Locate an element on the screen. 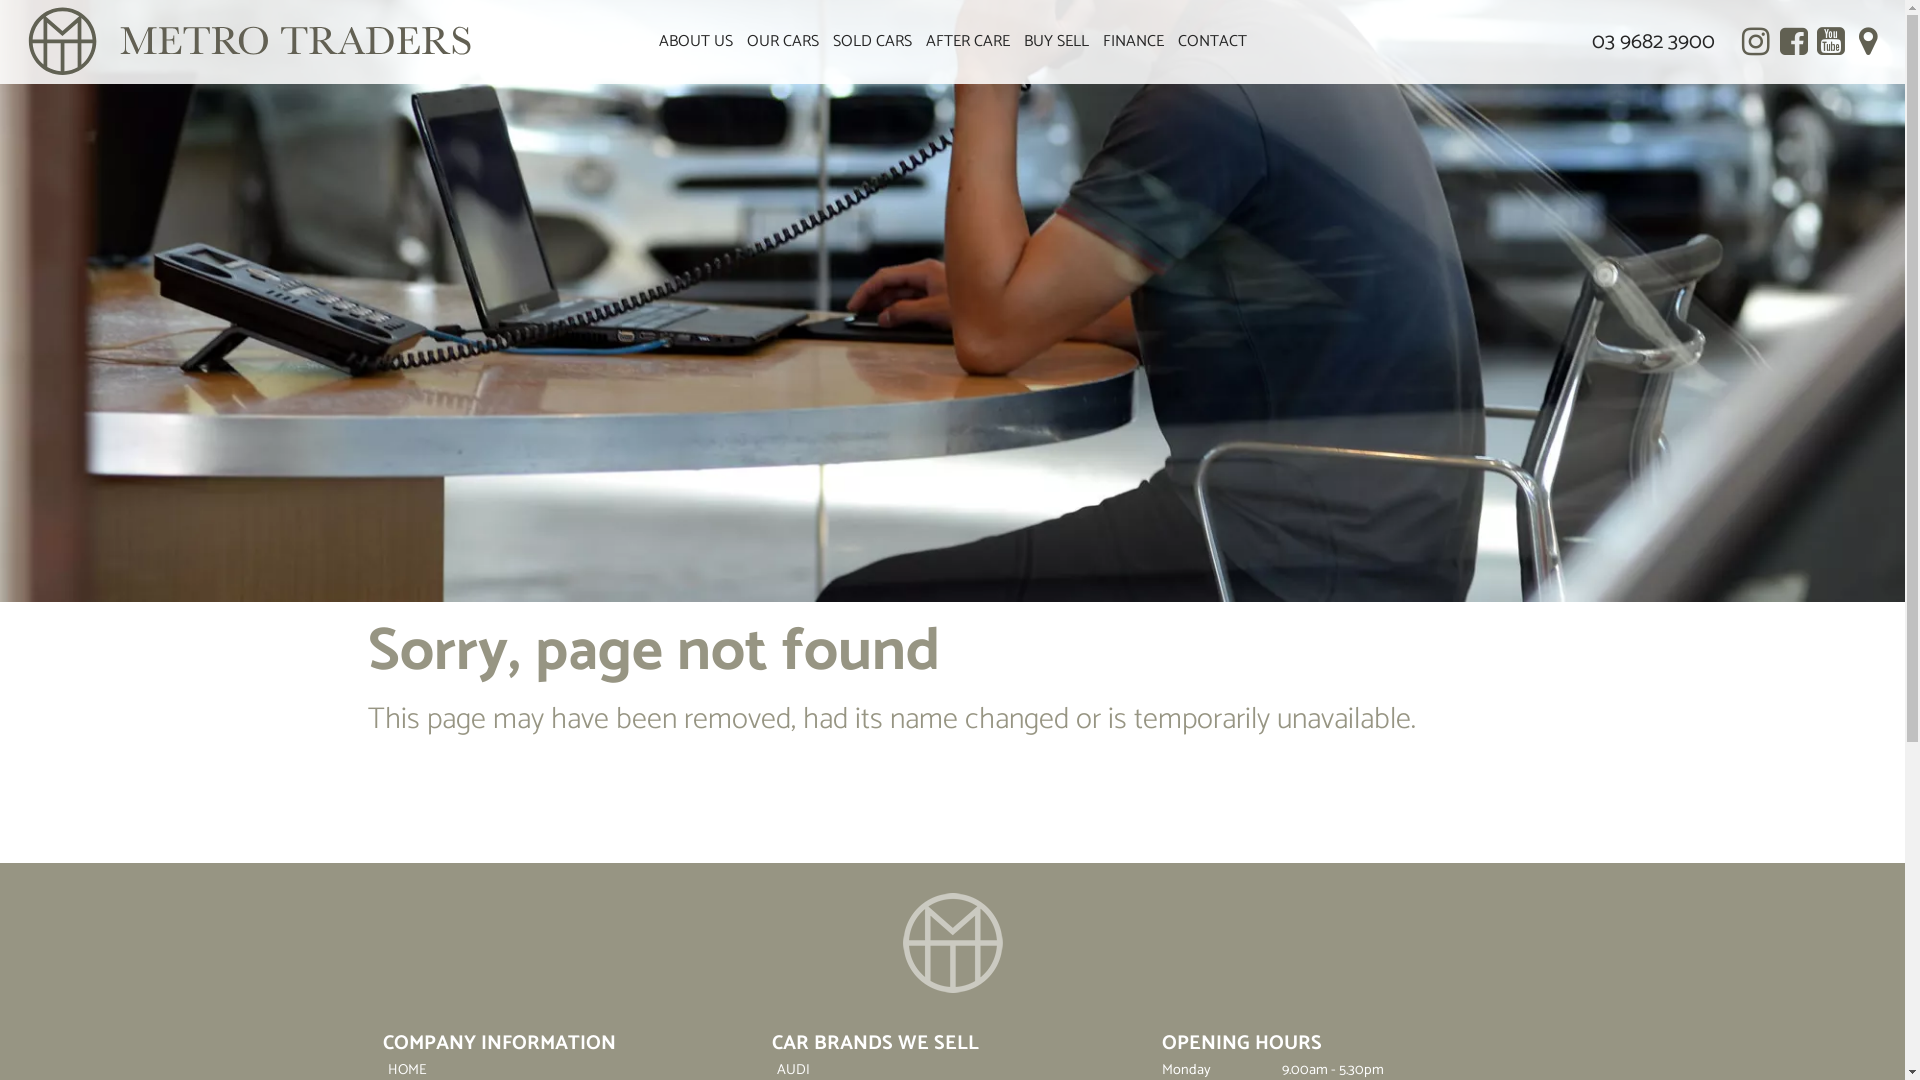 The image size is (1920, 1080). 'ABOUT US' is located at coordinates (696, 42).